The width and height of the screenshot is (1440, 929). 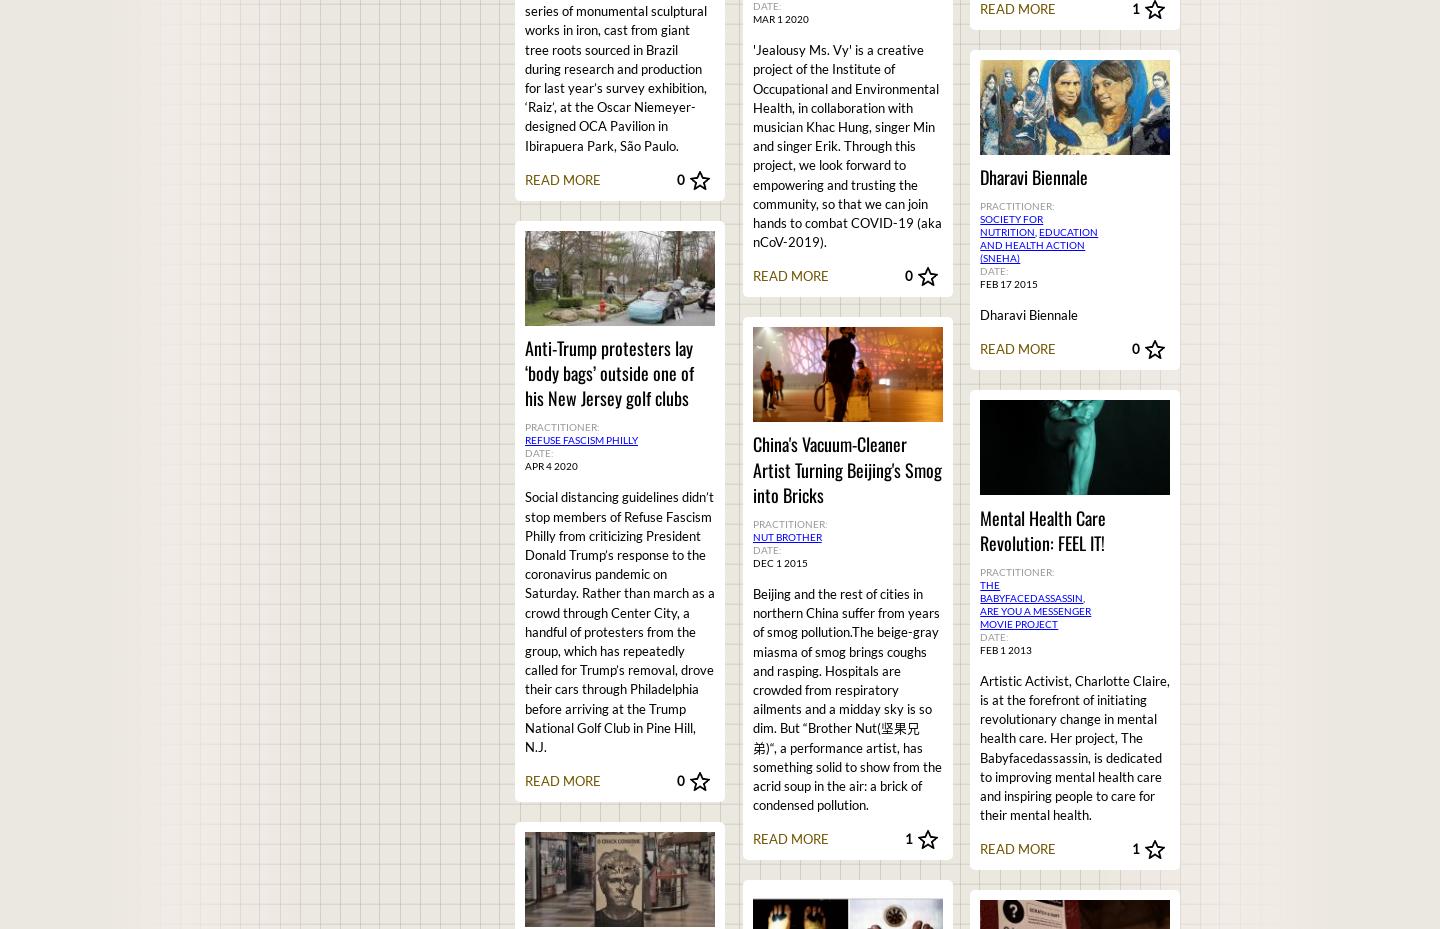 I want to click on 'Nut Brother', so click(x=750, y=536).